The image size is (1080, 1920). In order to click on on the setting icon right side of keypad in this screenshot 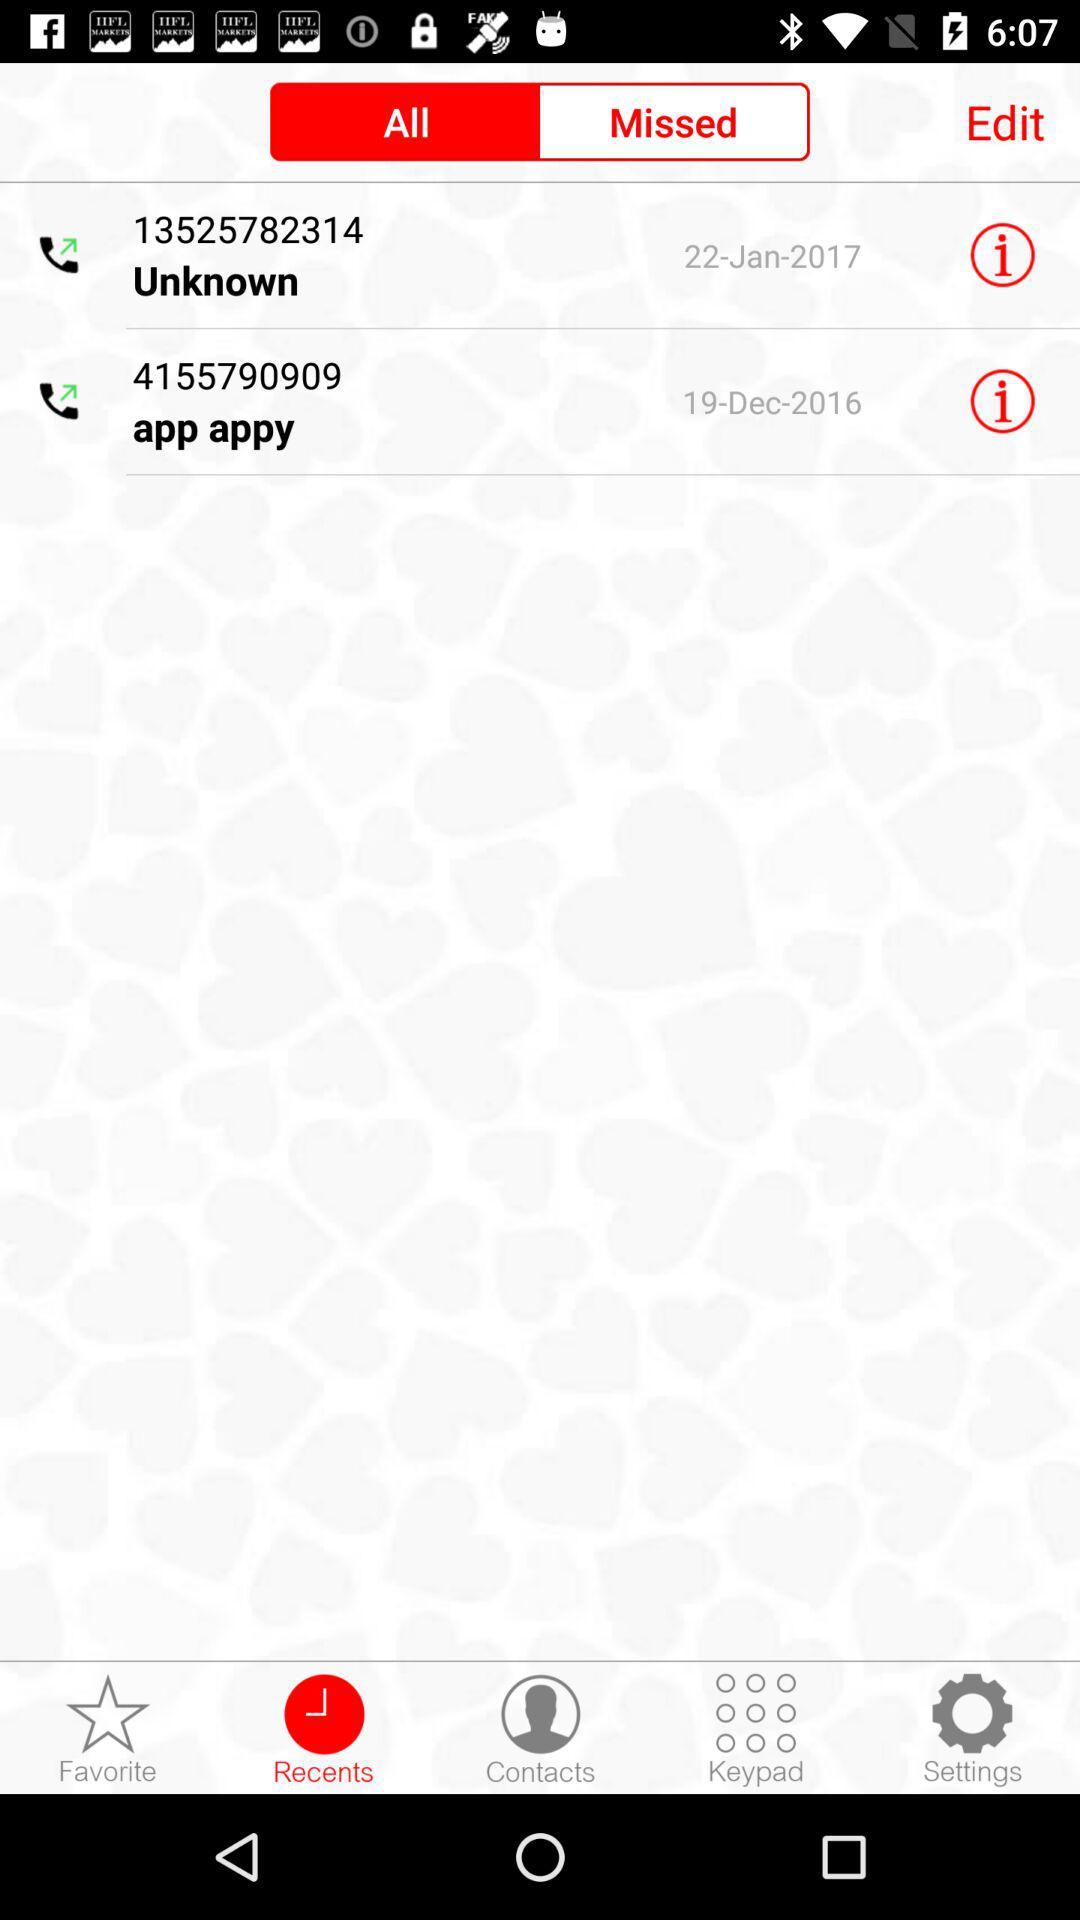, I will do `click(971, 1728)`.